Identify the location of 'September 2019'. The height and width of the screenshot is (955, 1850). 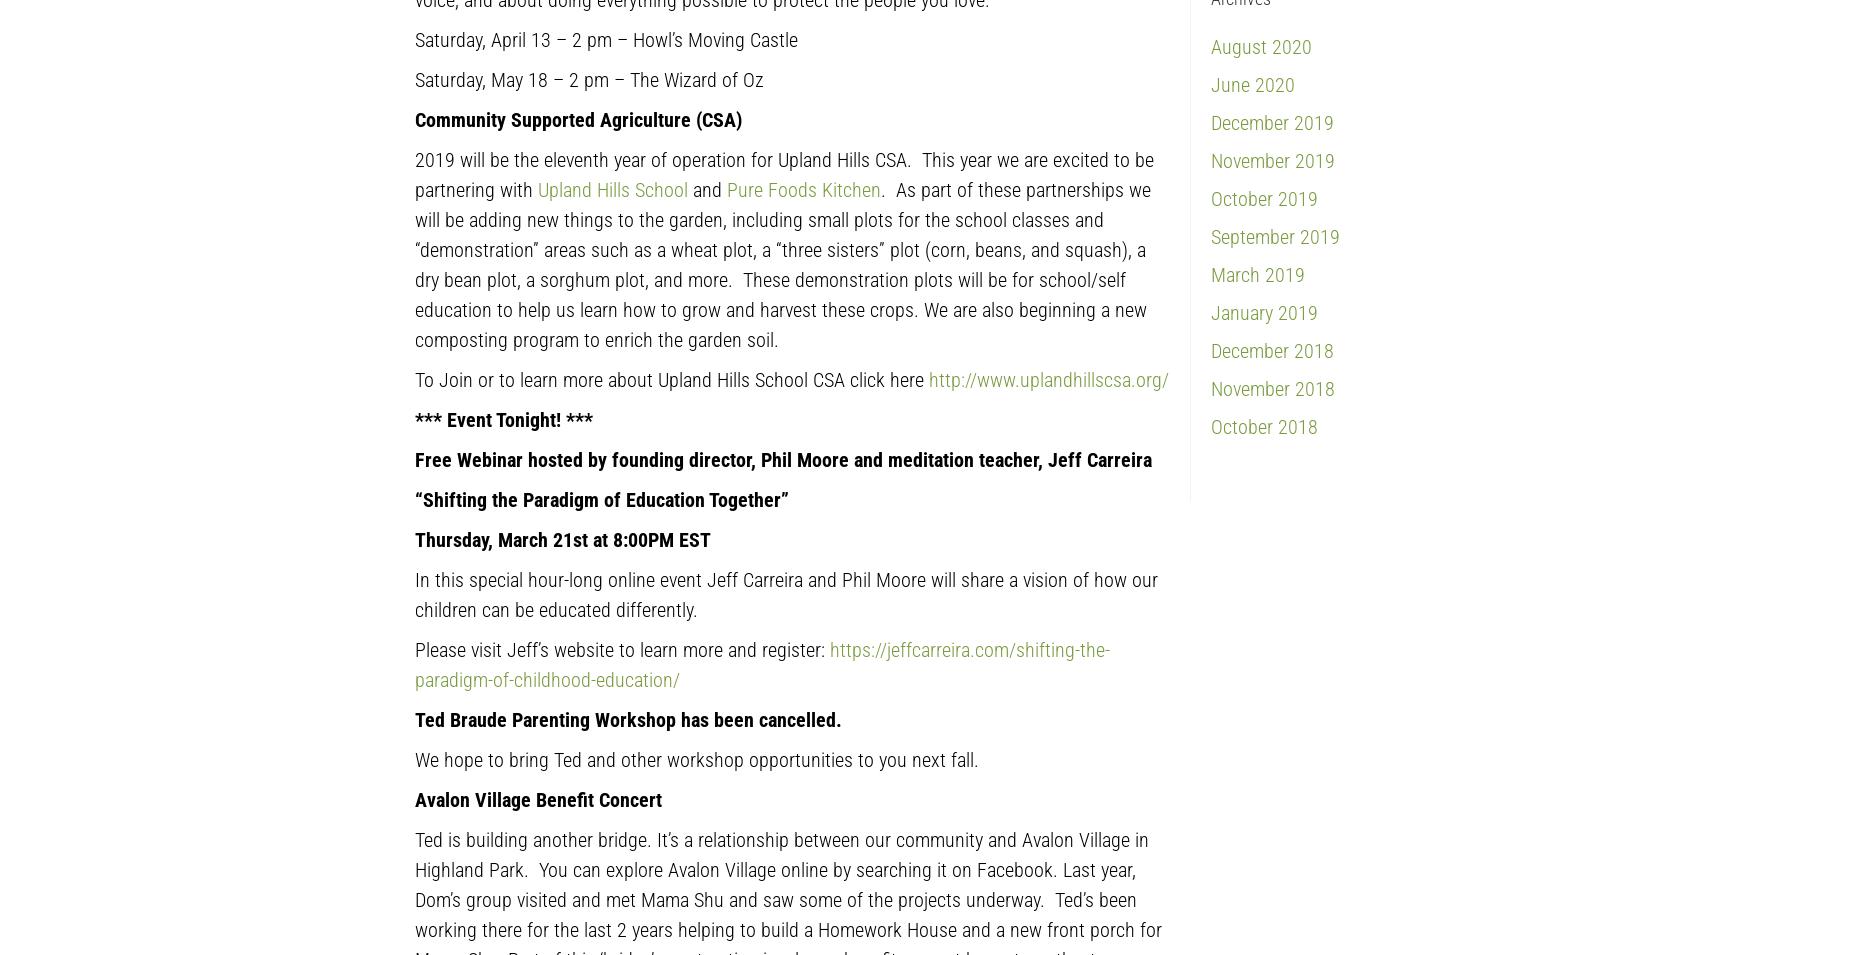
(1274, 235).